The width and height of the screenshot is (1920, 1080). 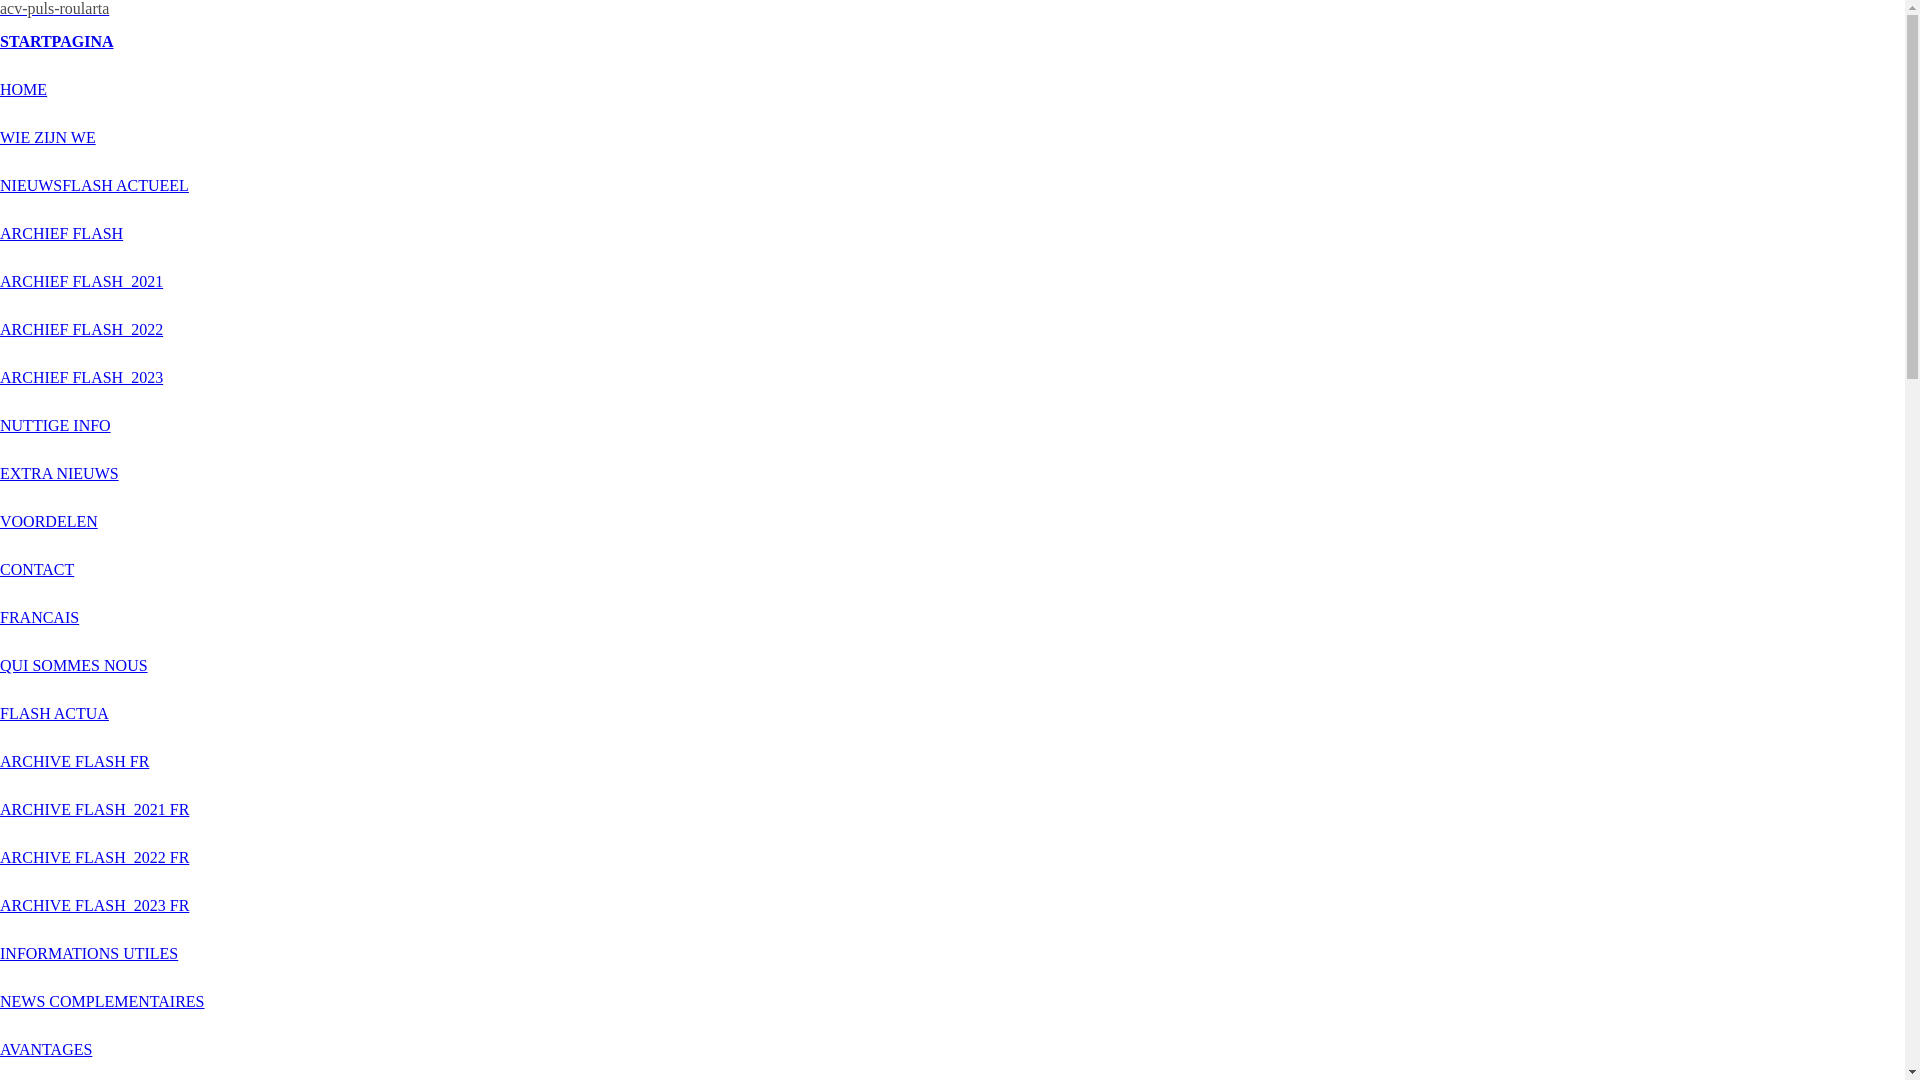 I want to click on 'ARCHIEF FLASH_2022', so click(x=80, y=328).